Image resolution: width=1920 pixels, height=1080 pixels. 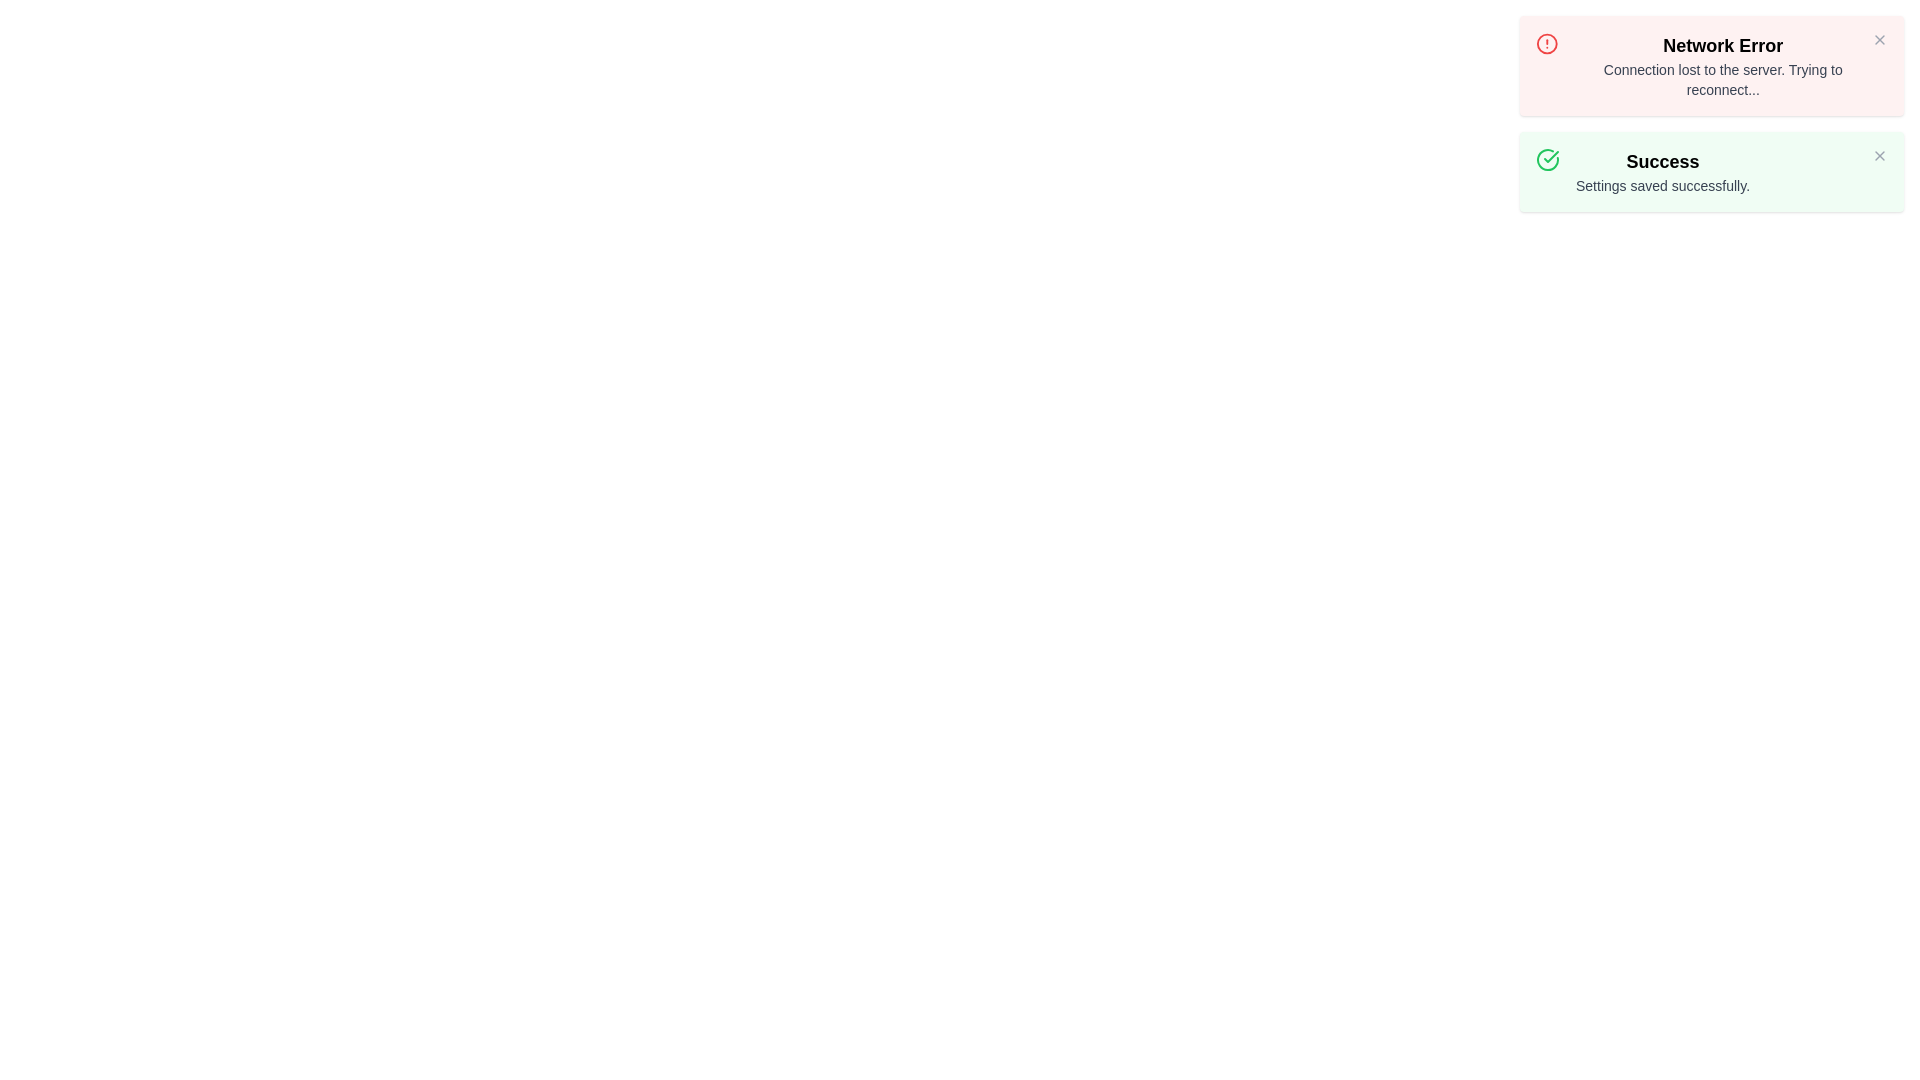 What do you see at coordinates (1663, 171) in the screenshot?
I see `text information displayed in the notification box indicating that settings have been saved successfully, which includes the title 'Success' and the message 'Settings saved successfully.'` at bounding box center [1663, 171].